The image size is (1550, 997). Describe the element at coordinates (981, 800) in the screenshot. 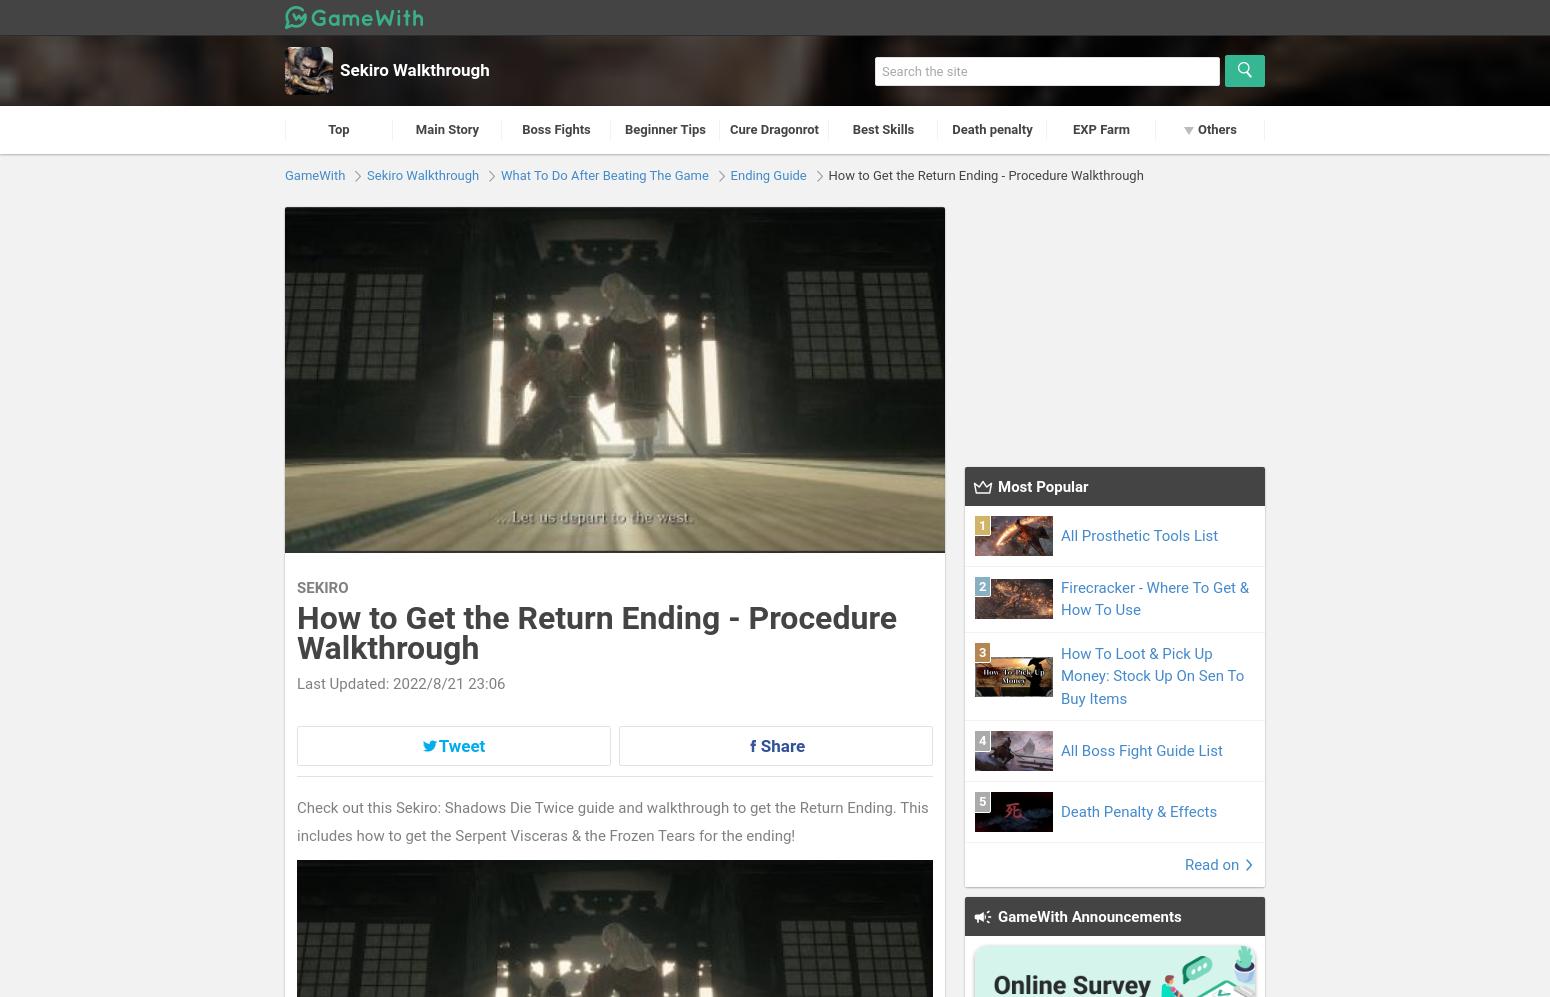

I see `'5'` at that location.